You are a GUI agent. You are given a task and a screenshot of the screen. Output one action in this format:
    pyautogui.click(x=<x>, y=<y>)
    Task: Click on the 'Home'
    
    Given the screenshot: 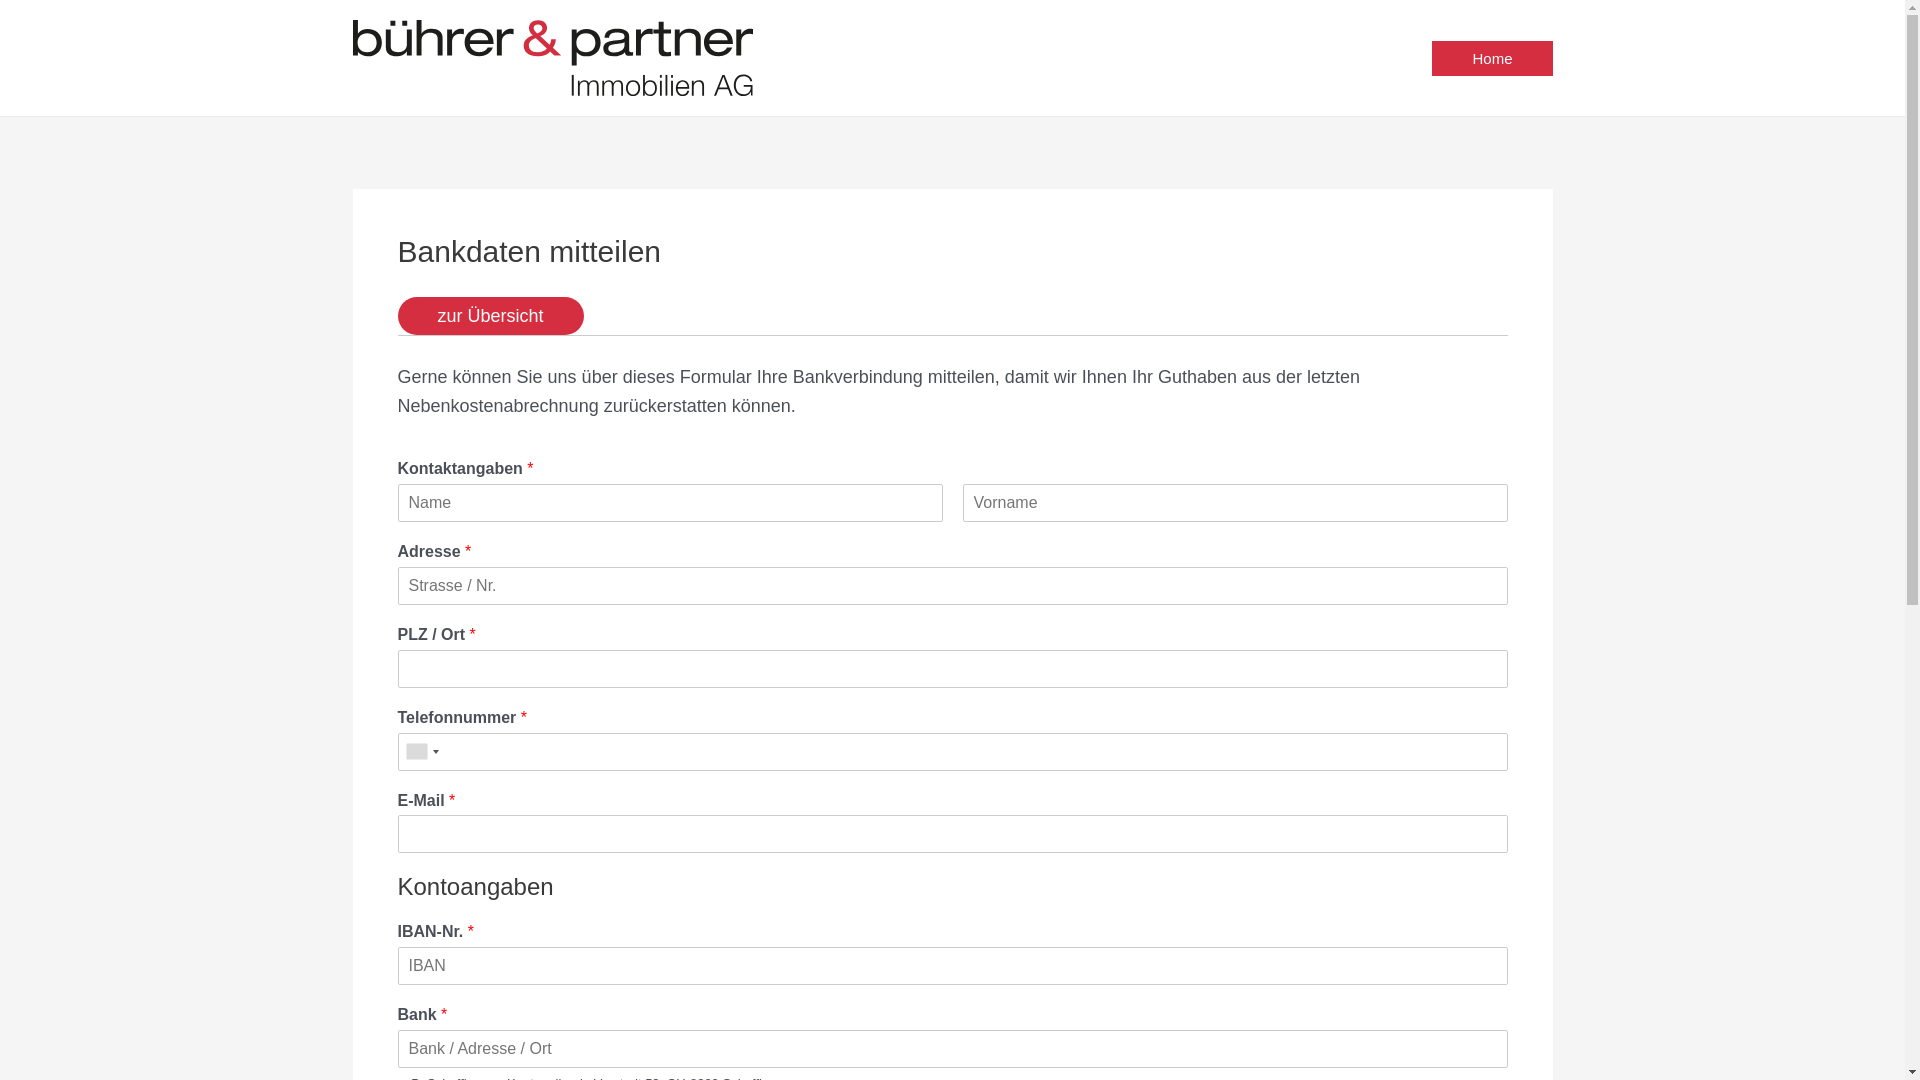 What is the action you would take?
    pyautogui.click(x=1430, y=56)
    